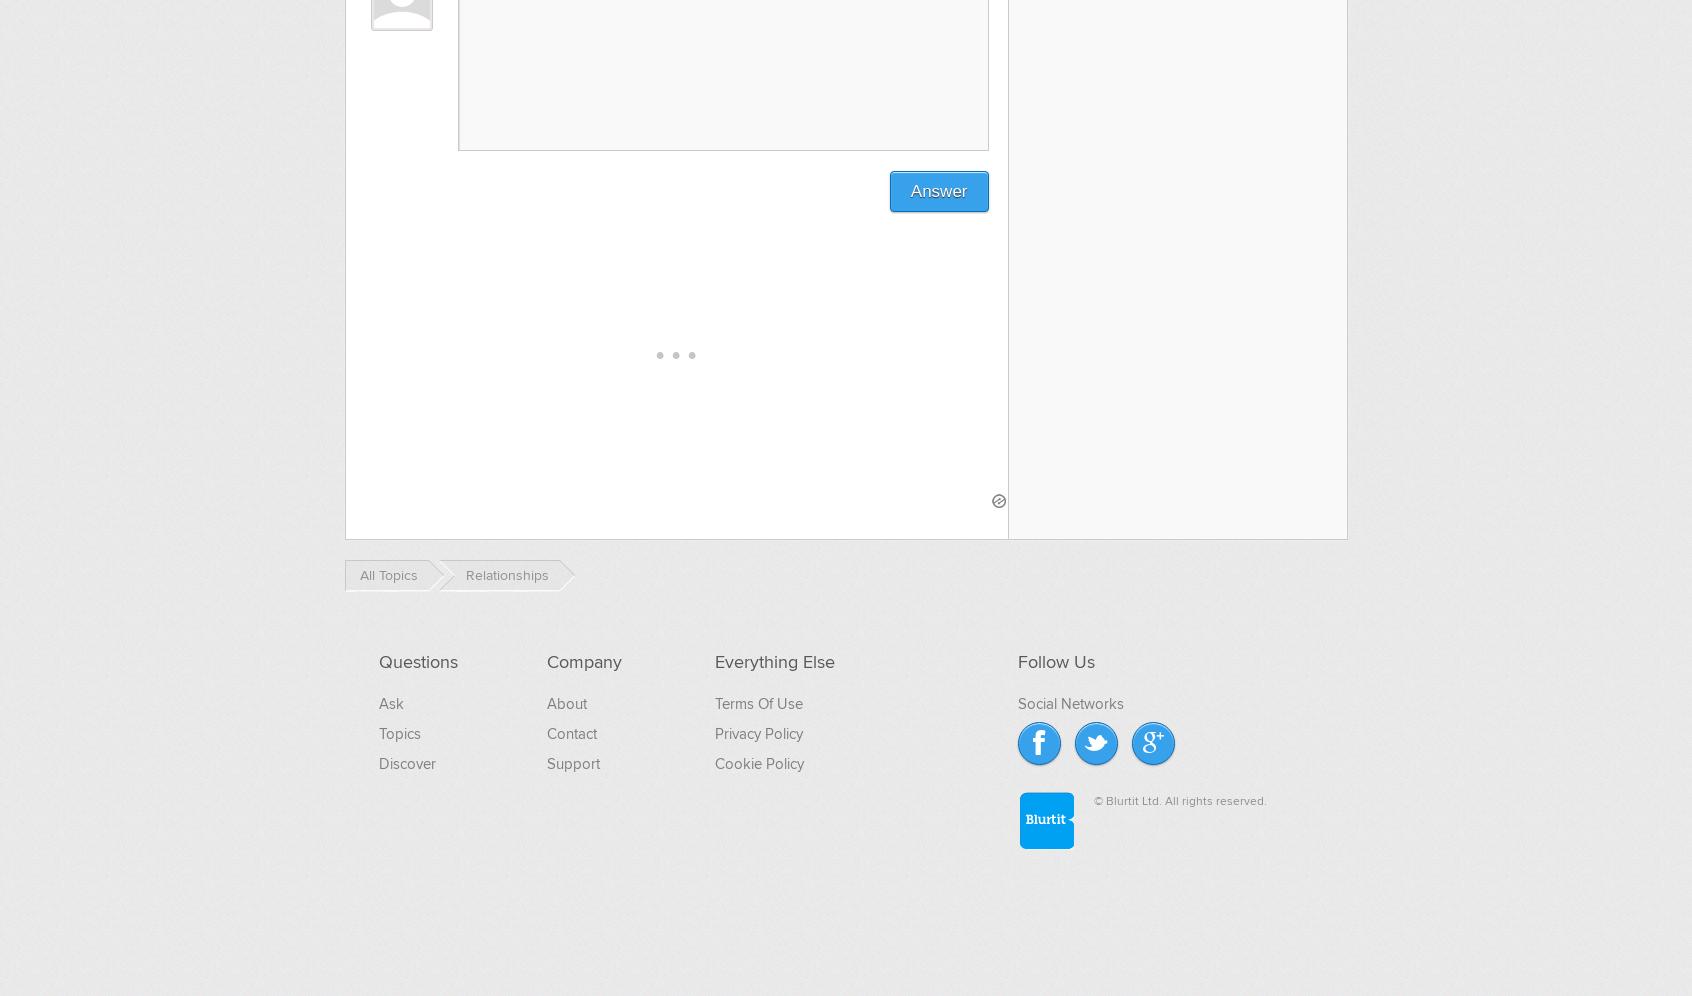  What do you see at coordinates (570, 731) in the screenshot?
I see `'Contact'` at bounding box center [570, 731].